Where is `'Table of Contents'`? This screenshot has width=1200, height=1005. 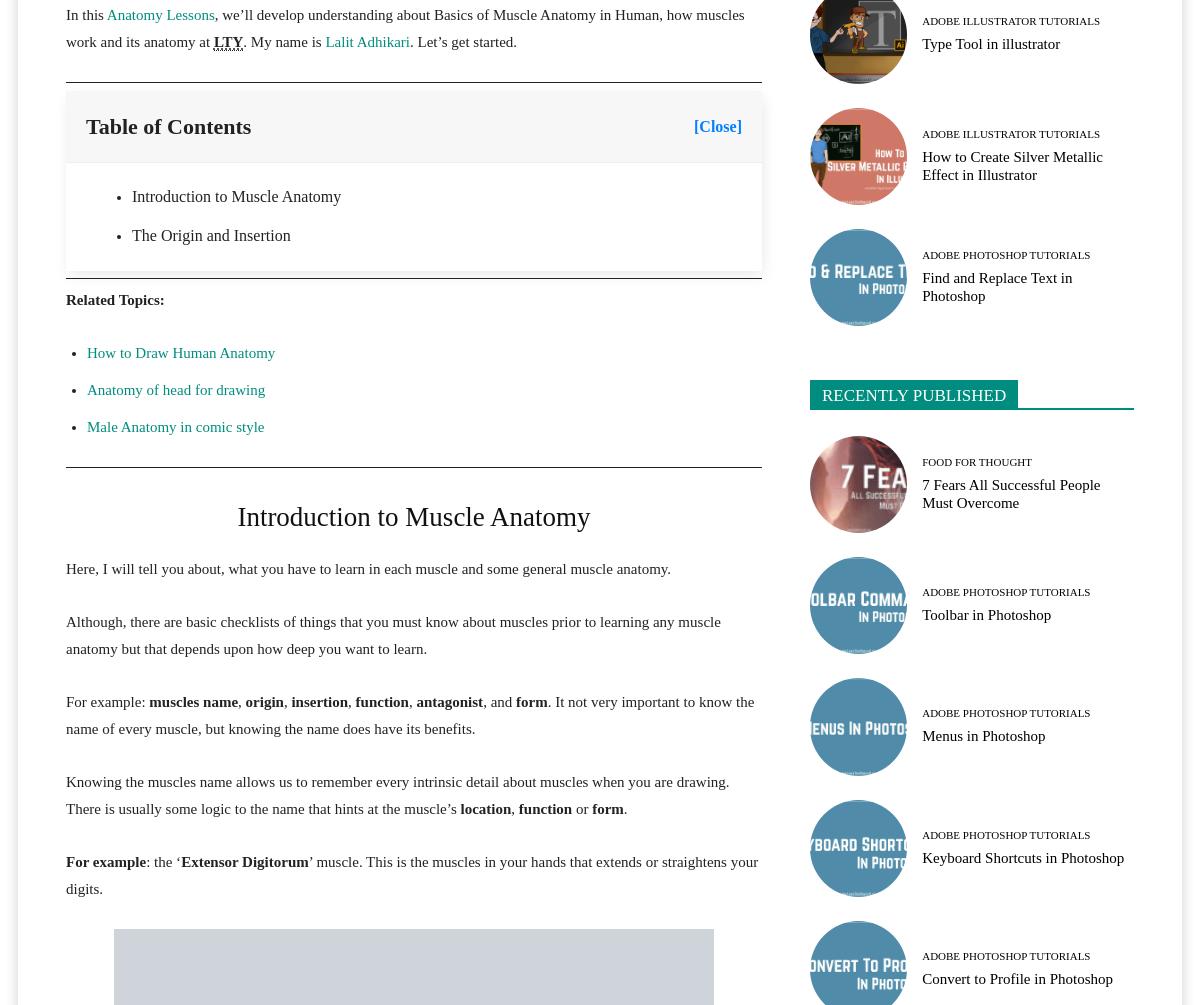 'Table of Contents' is located at coordinates (167, 125).